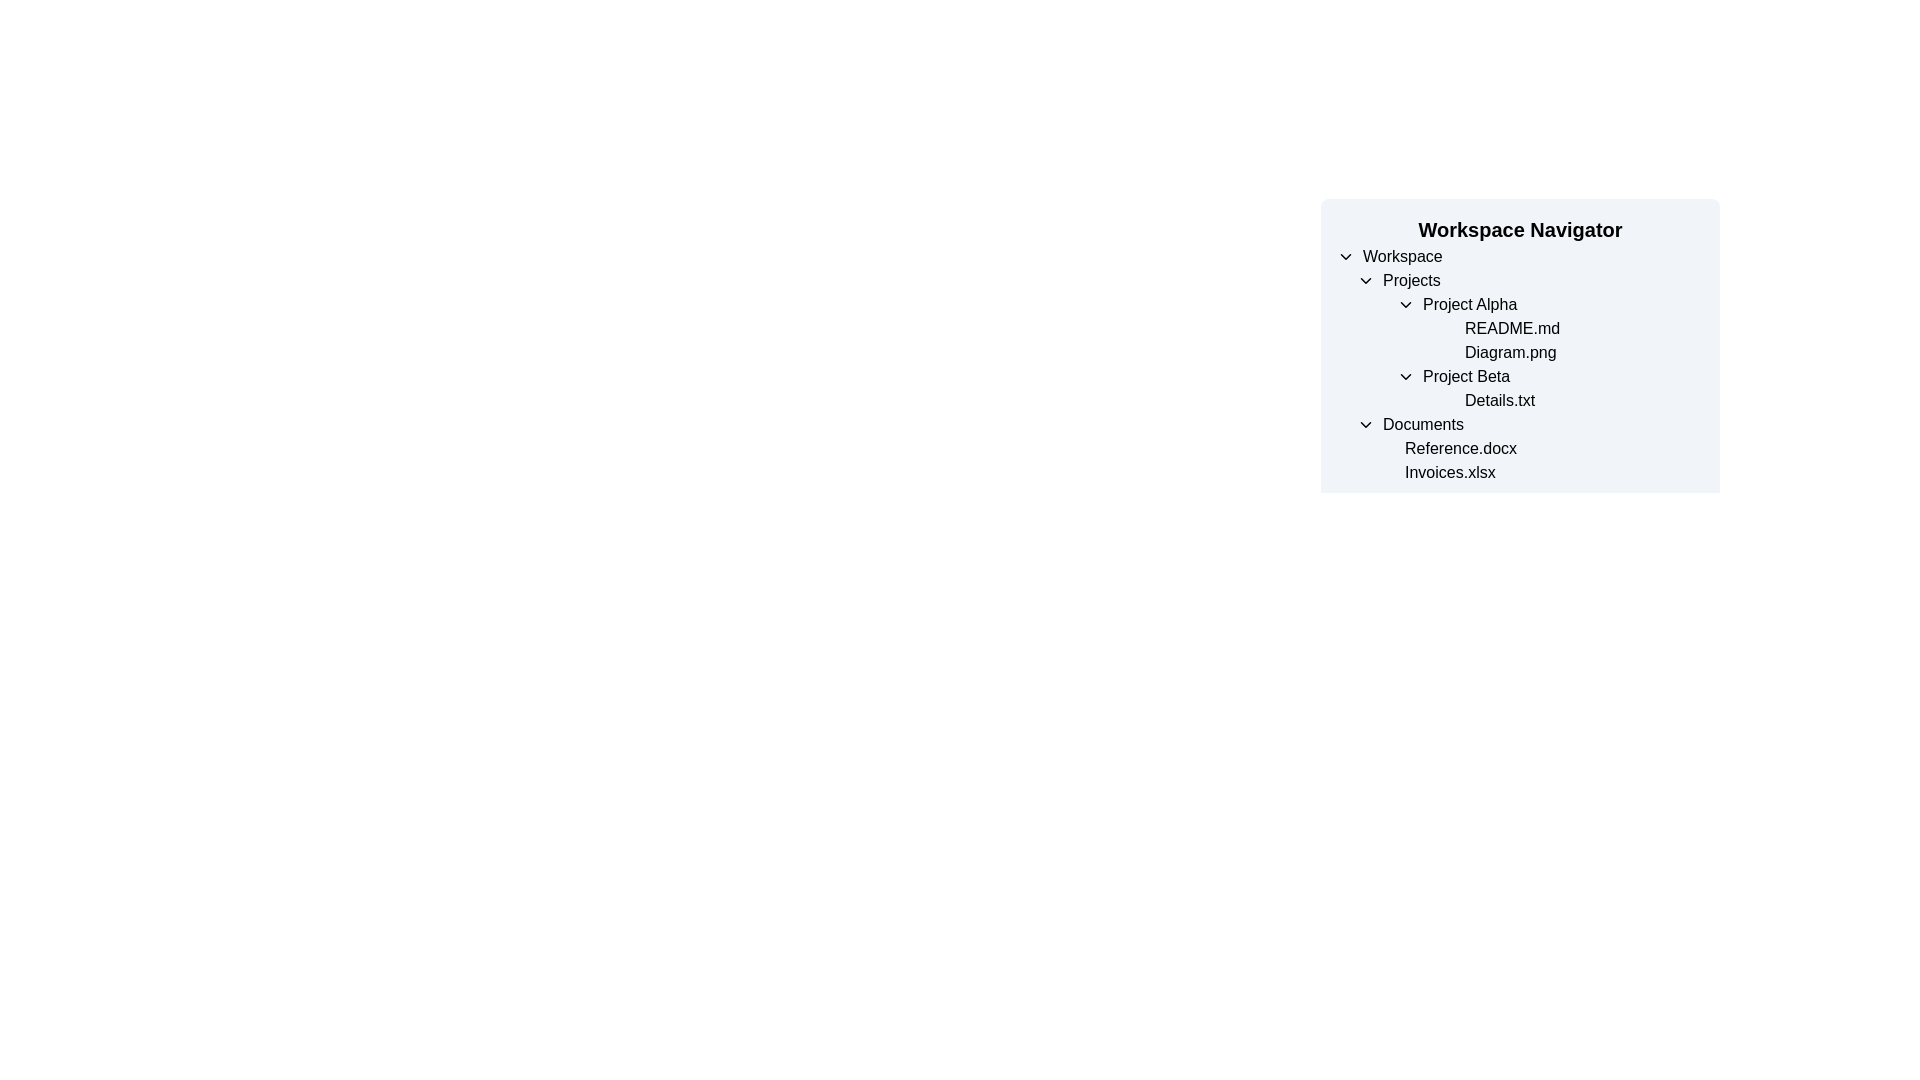 This screenshot has height=1080, width=1920. Describe the element at coordinates (1365, 281) in the screenshot. I see `the downward-facing Chevron icon located to the left of the 'Projects' text in the Workspace Navigator` at that location.